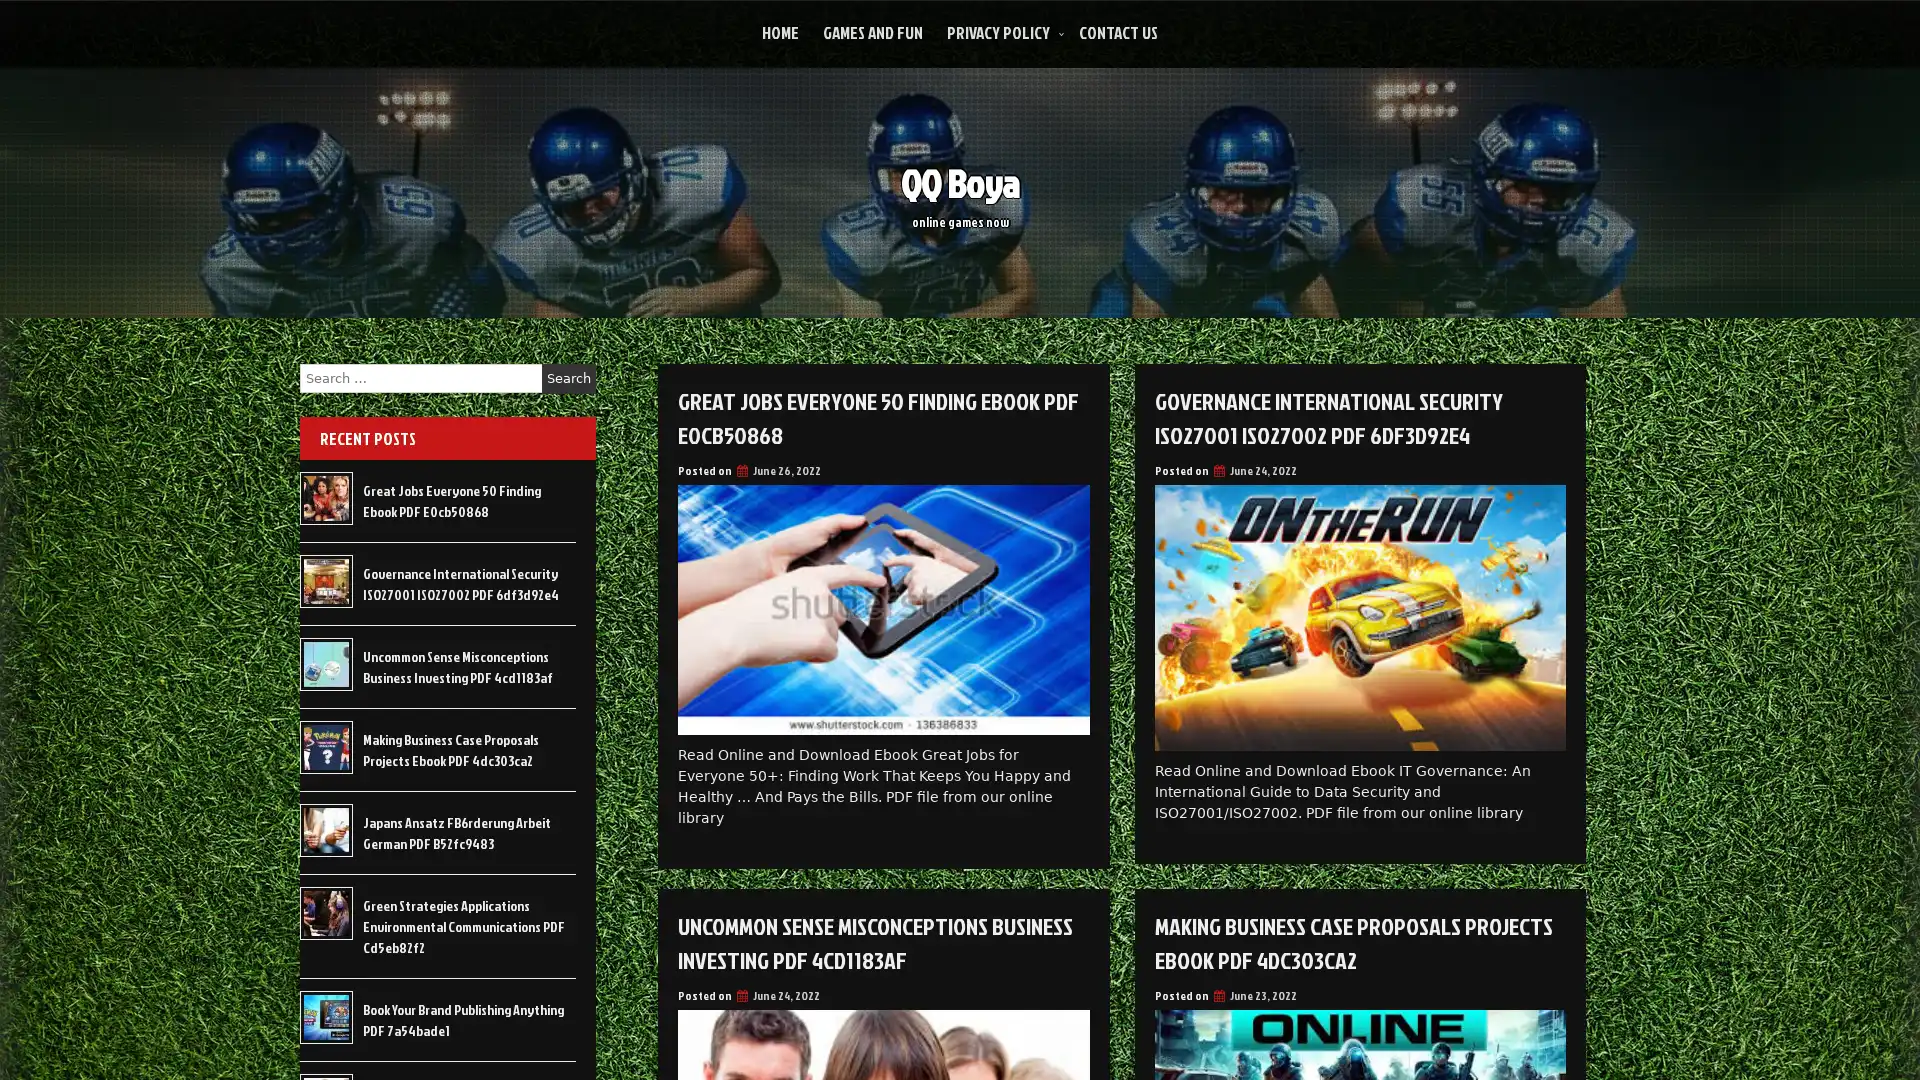 The image size is (1920, 1080). I want to click on Search, so click(568, 378).